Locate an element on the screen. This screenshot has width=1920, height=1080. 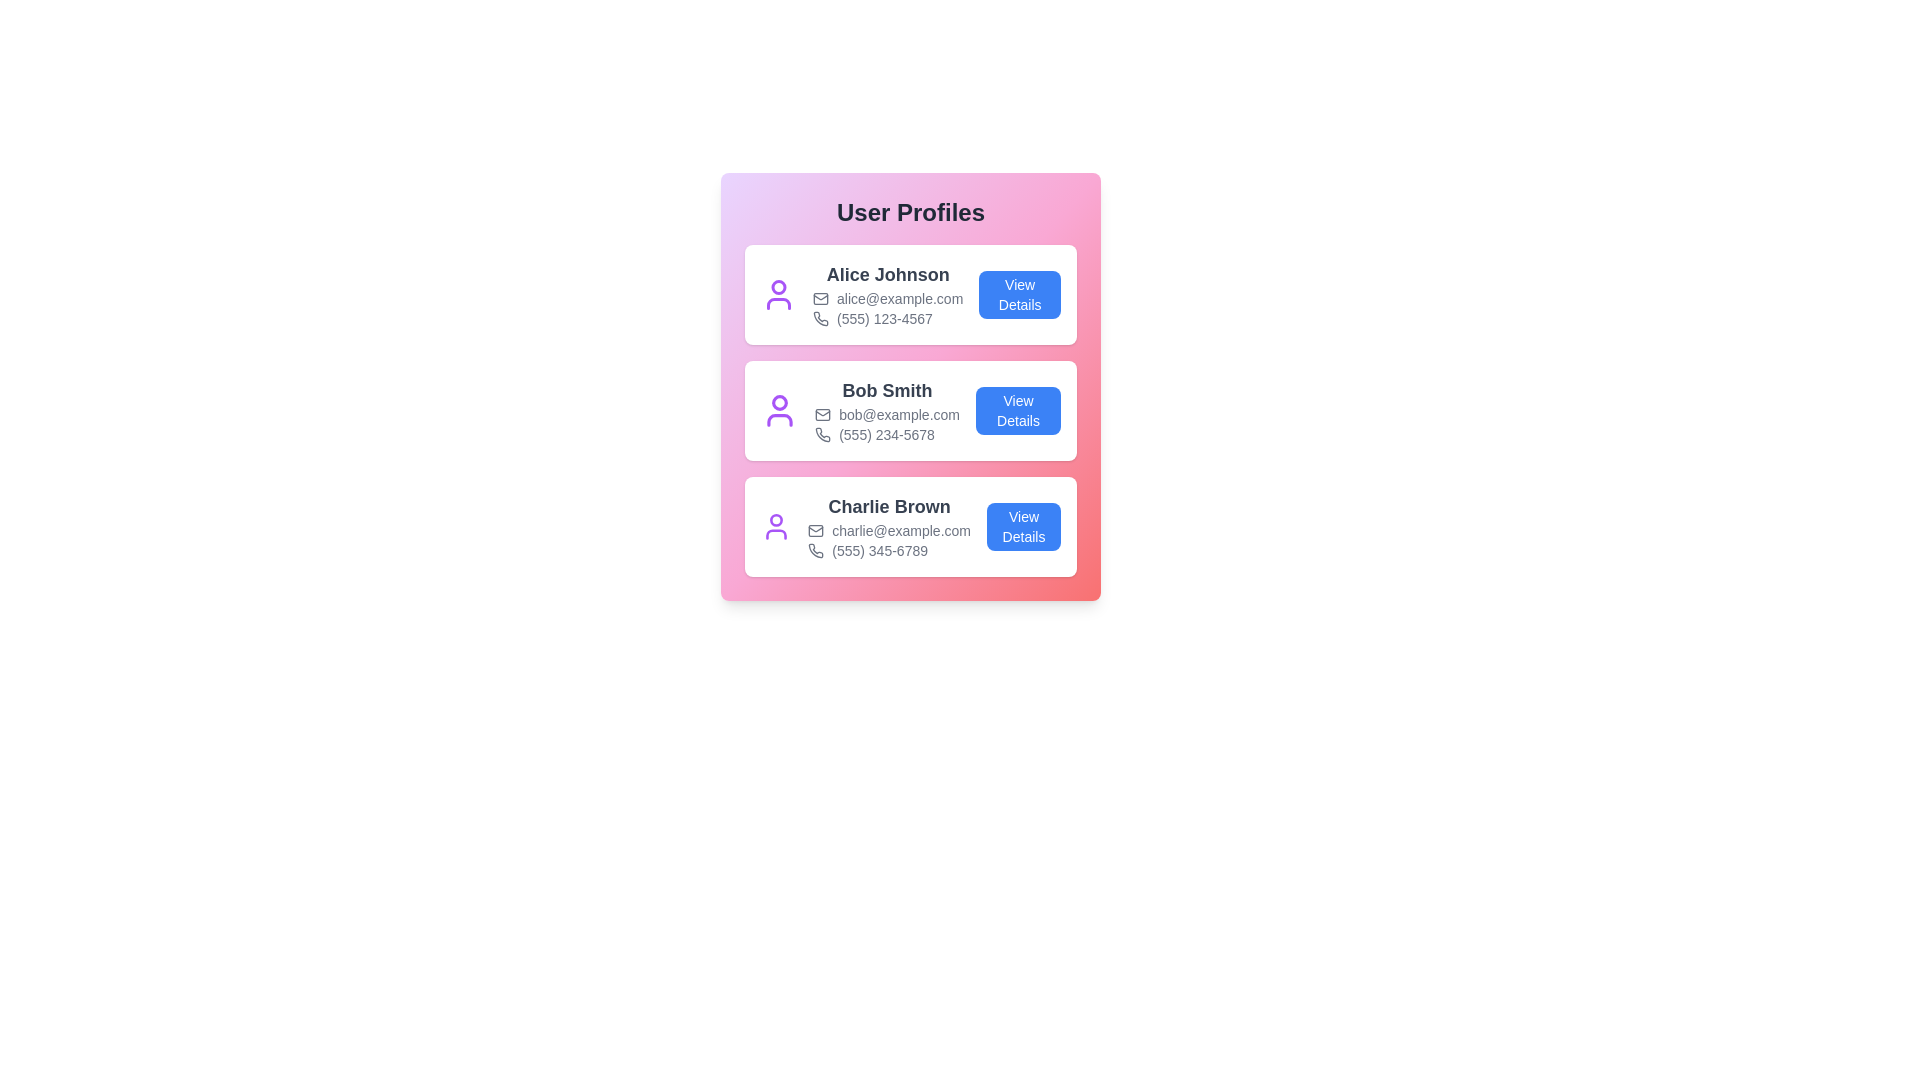
the mail icon for the user Alice Johnson is located at coordinates (820, 299).